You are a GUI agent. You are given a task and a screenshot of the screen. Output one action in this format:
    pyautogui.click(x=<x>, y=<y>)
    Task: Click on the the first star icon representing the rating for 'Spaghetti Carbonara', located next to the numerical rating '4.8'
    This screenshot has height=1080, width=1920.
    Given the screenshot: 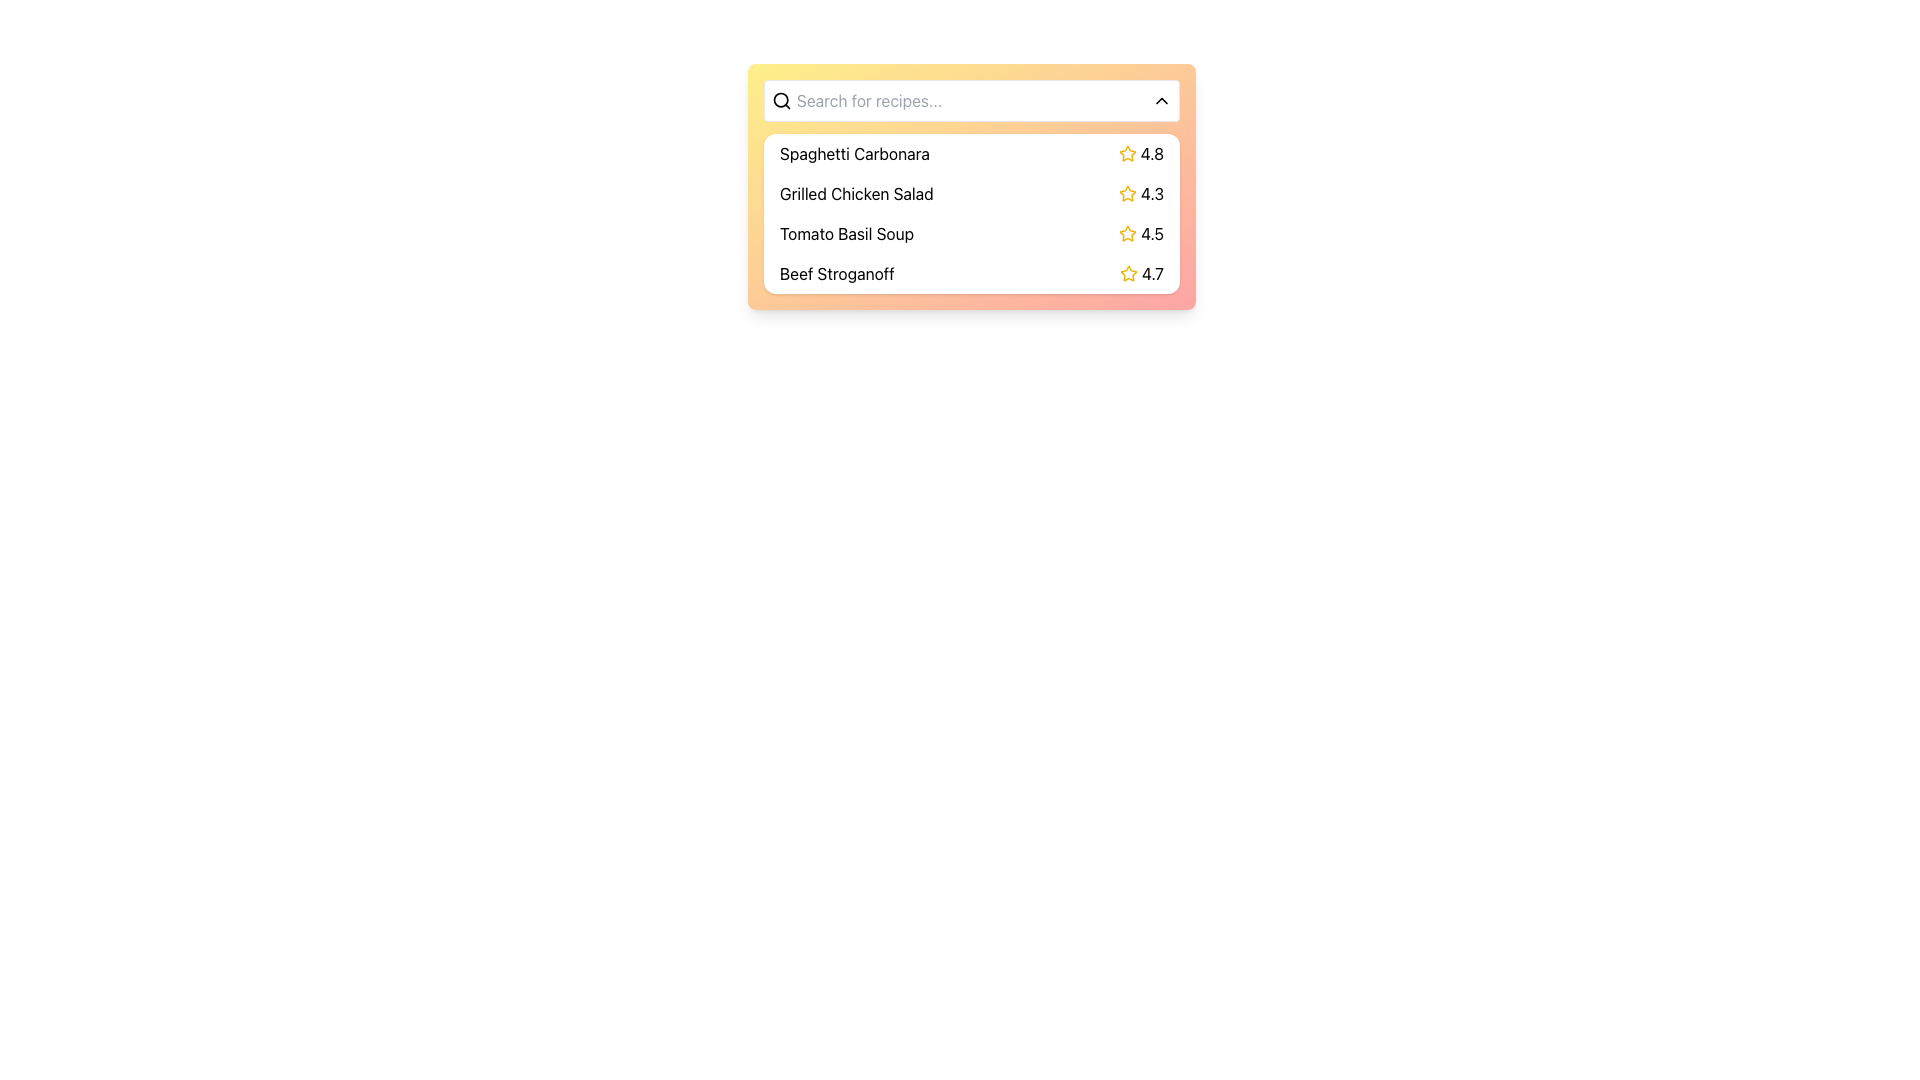 What is the action you would take?
    pyautogui.click(x=1127, y=153)
    